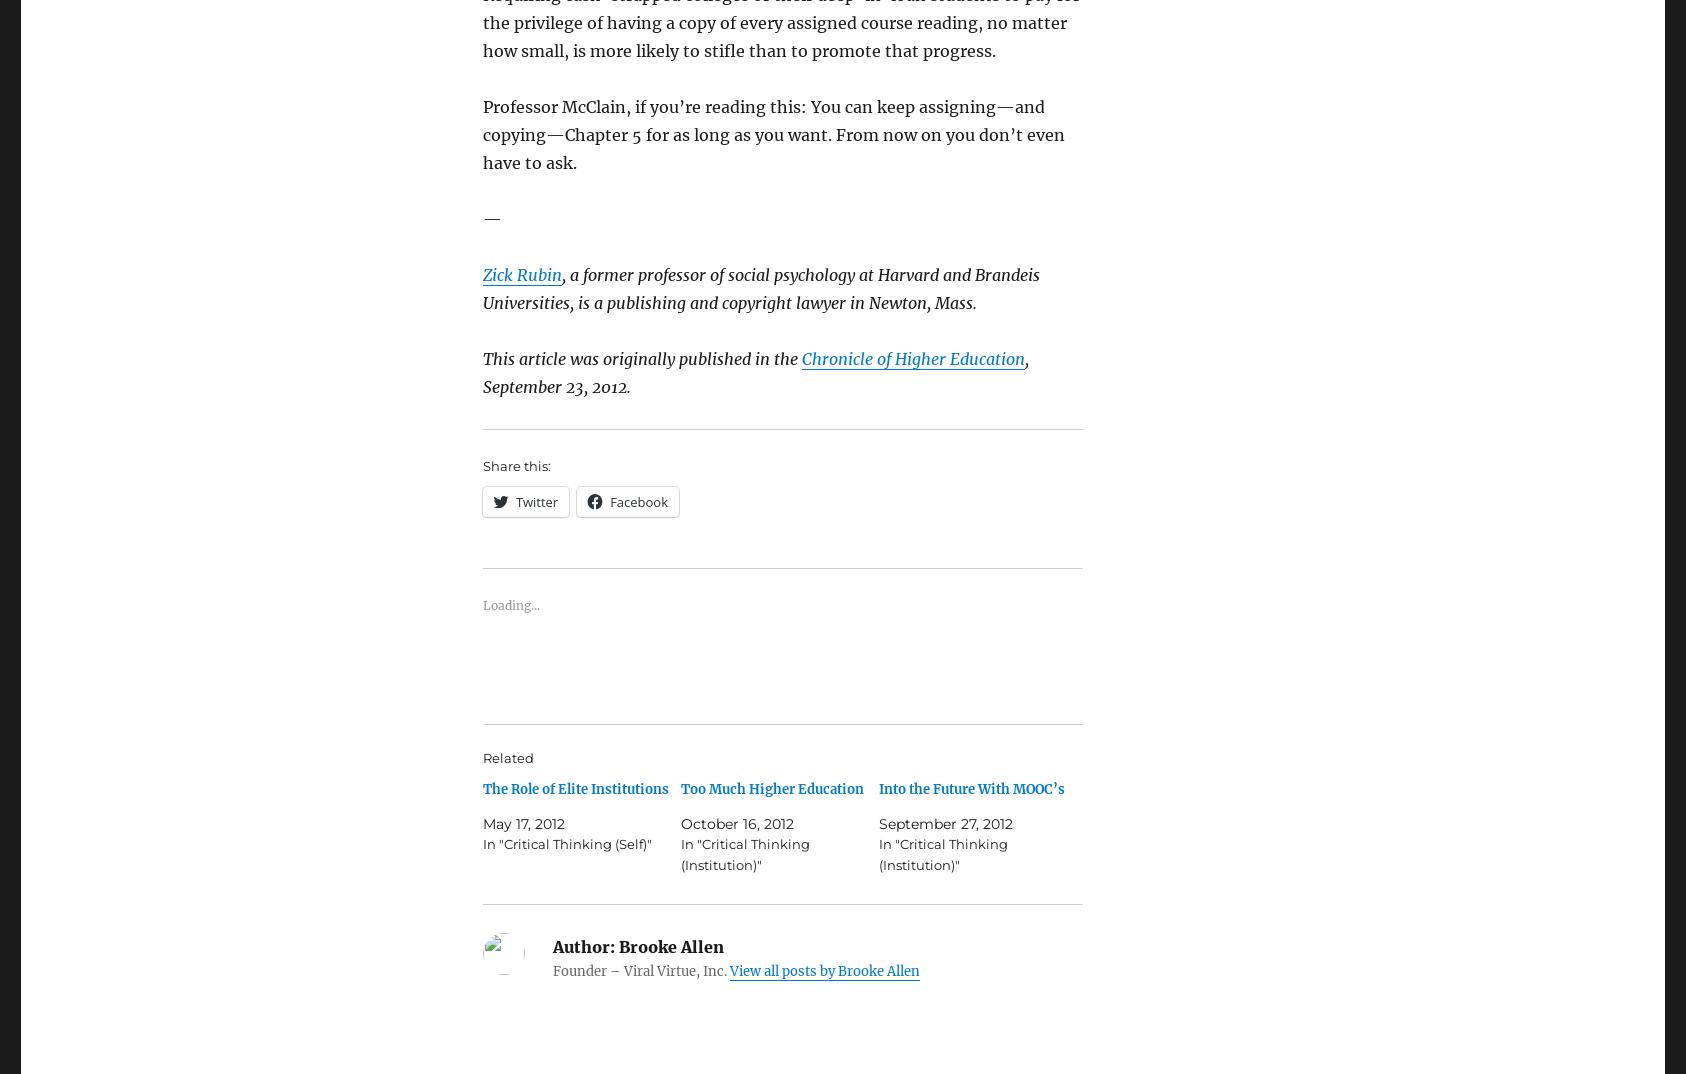 This screenshot has height=1074, width=1686. Describe the element at coordinates (583, 945) in the screenshot. I see `'Author:'` at that location.